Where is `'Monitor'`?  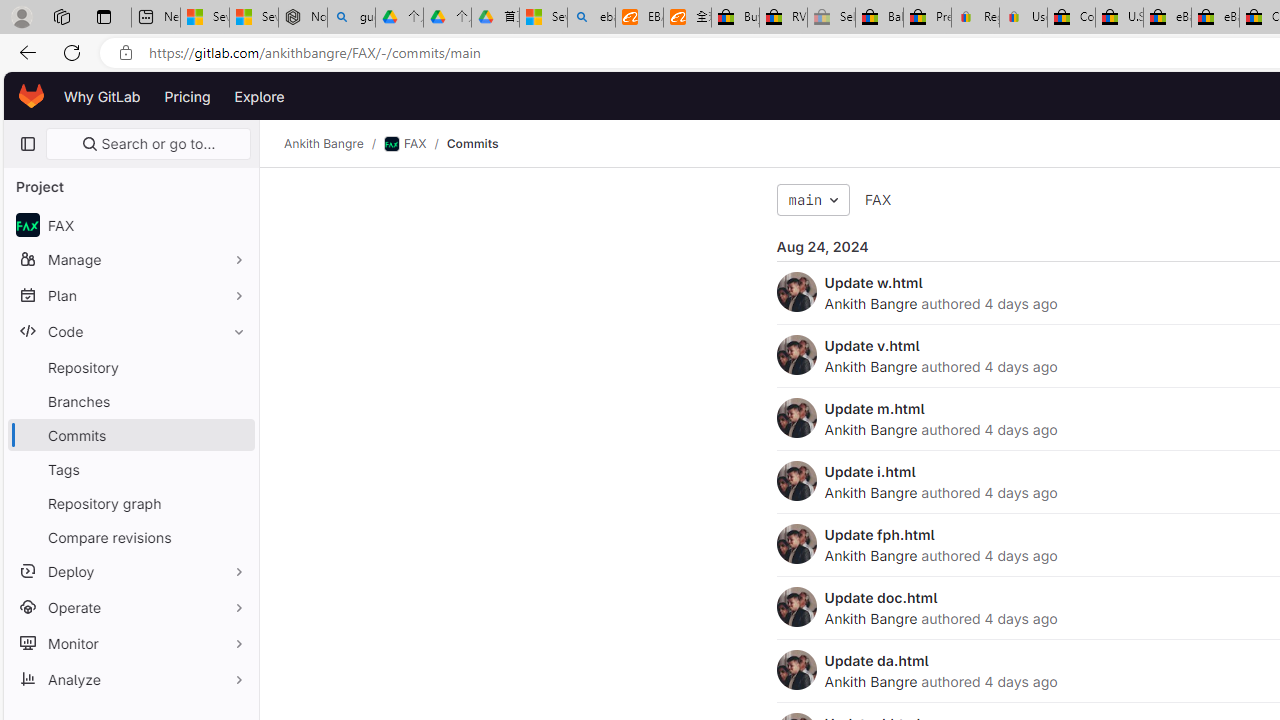
'Monitor' is located at coordinates (130, 642).